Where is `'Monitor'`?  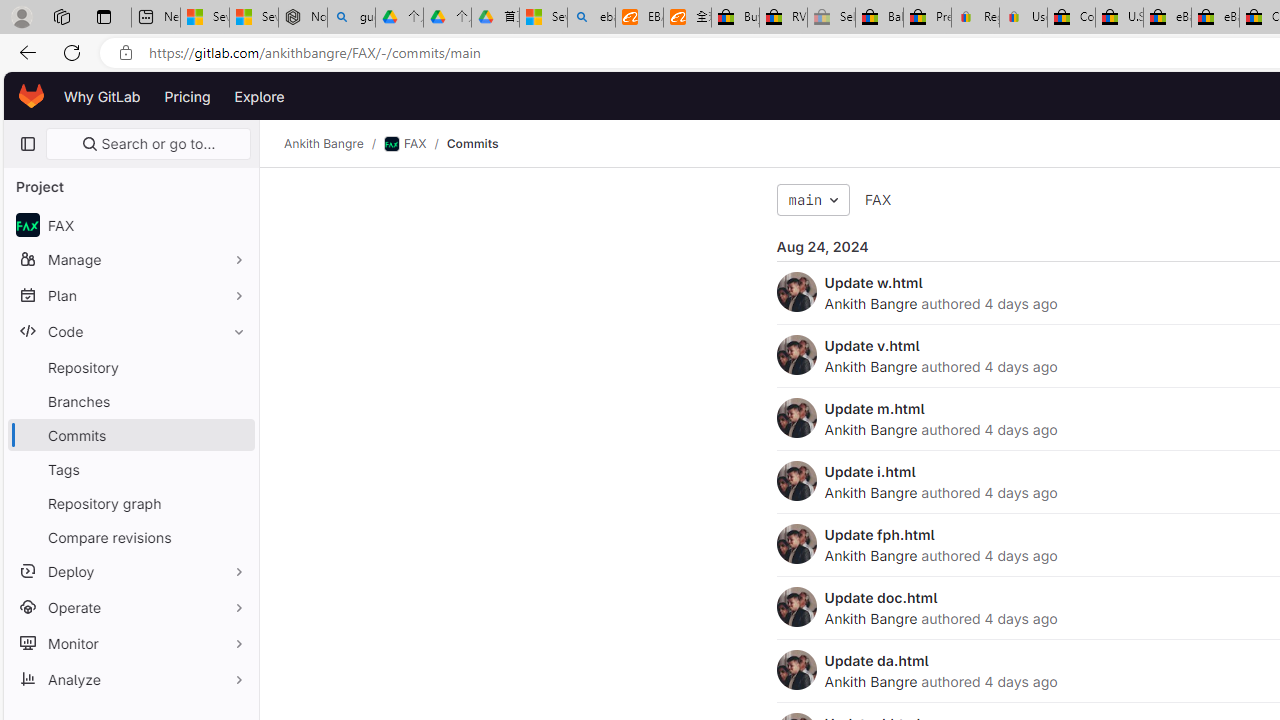
'Monitor' is located at coordinates (130, 642).